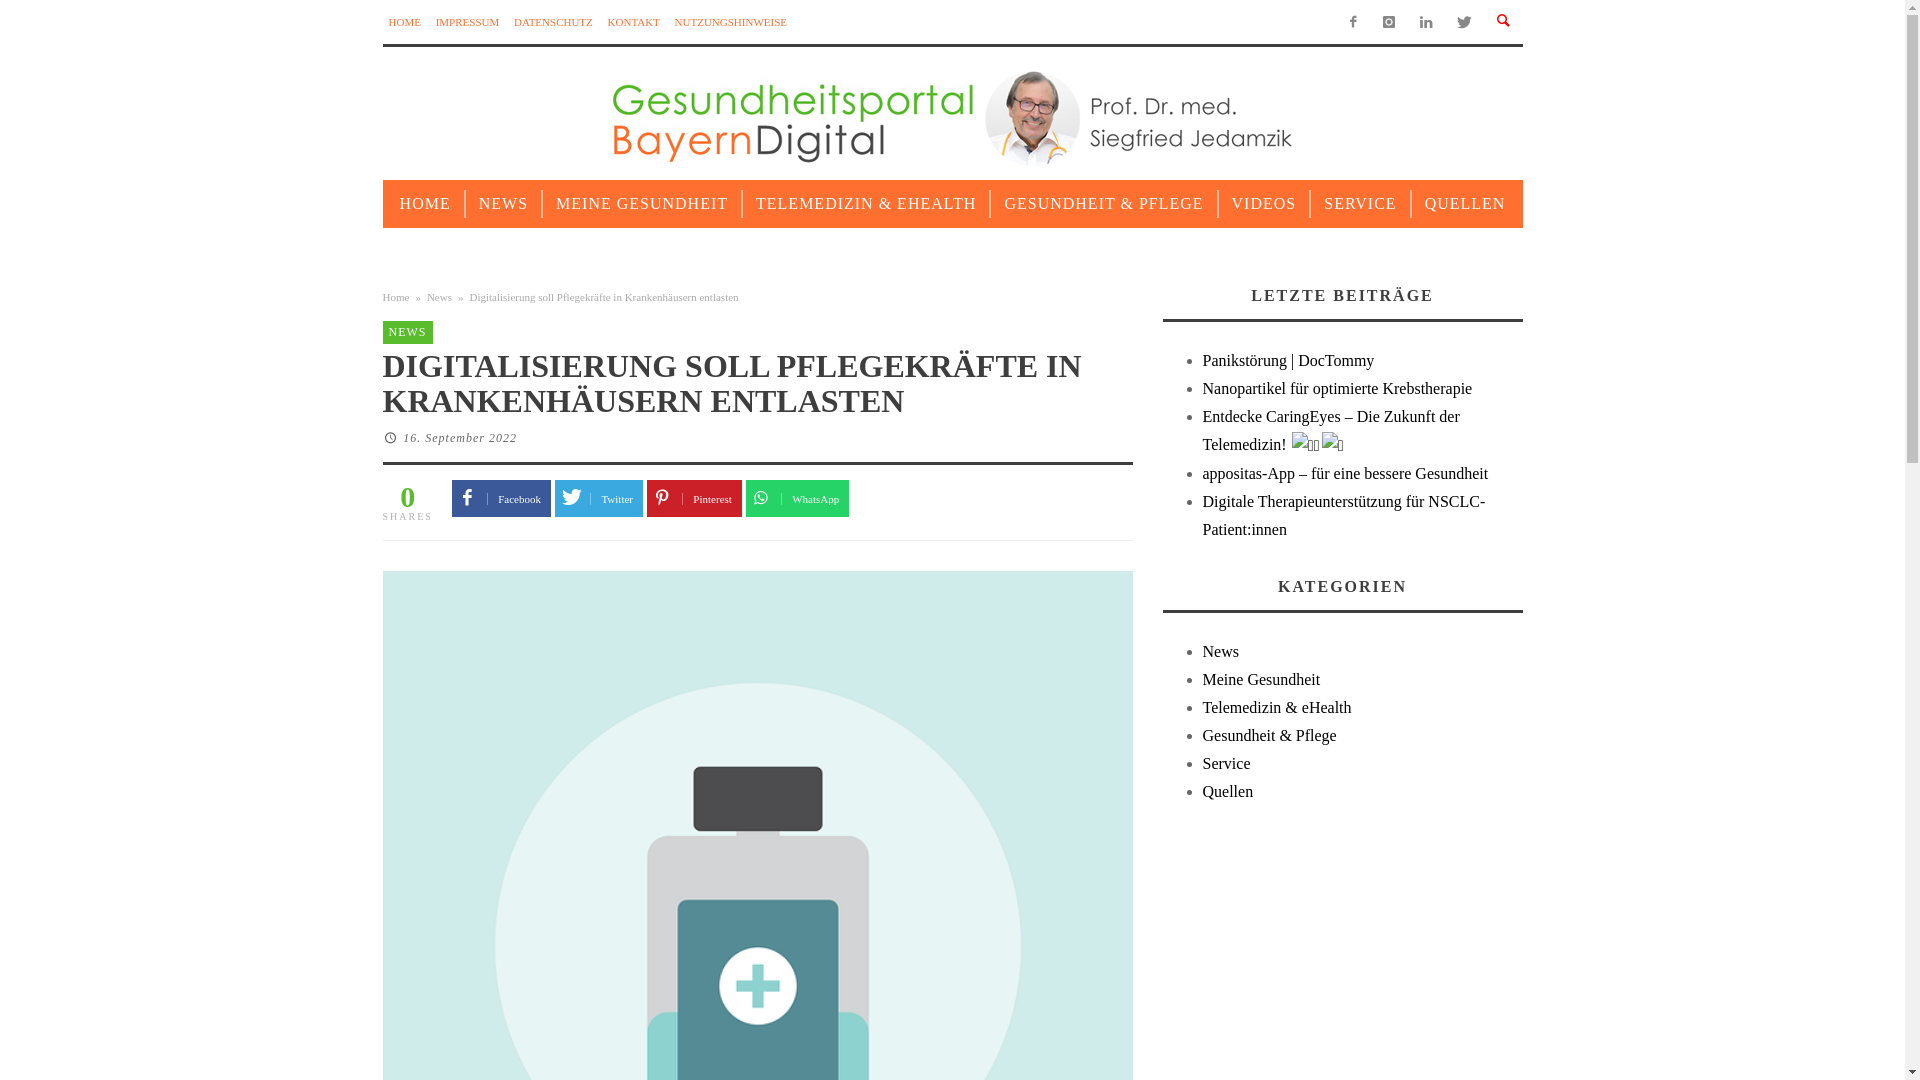  What do you see at coordinates (1267, 735) in the screenshot?
I see `'Gesundheit & Pflege'` at bounding box center [1267, 735].